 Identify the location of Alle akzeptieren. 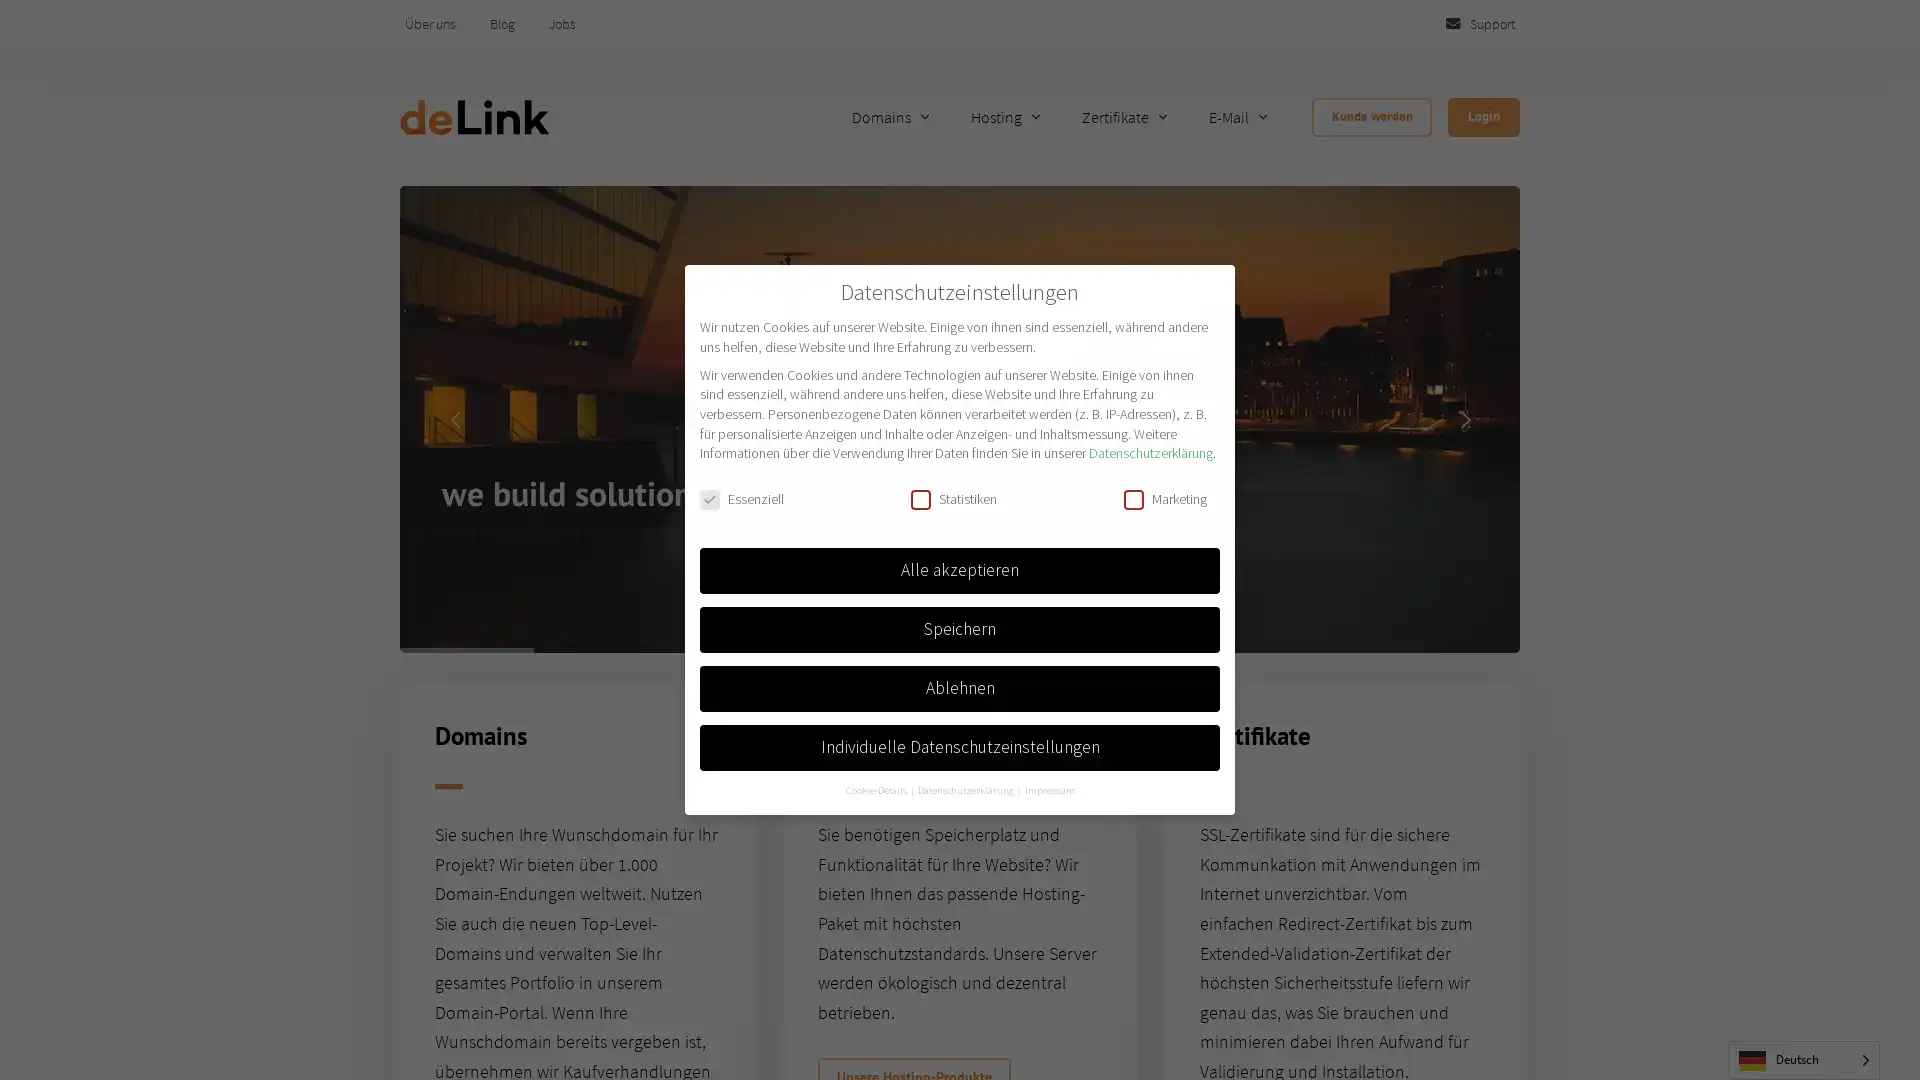
(765, 1029).